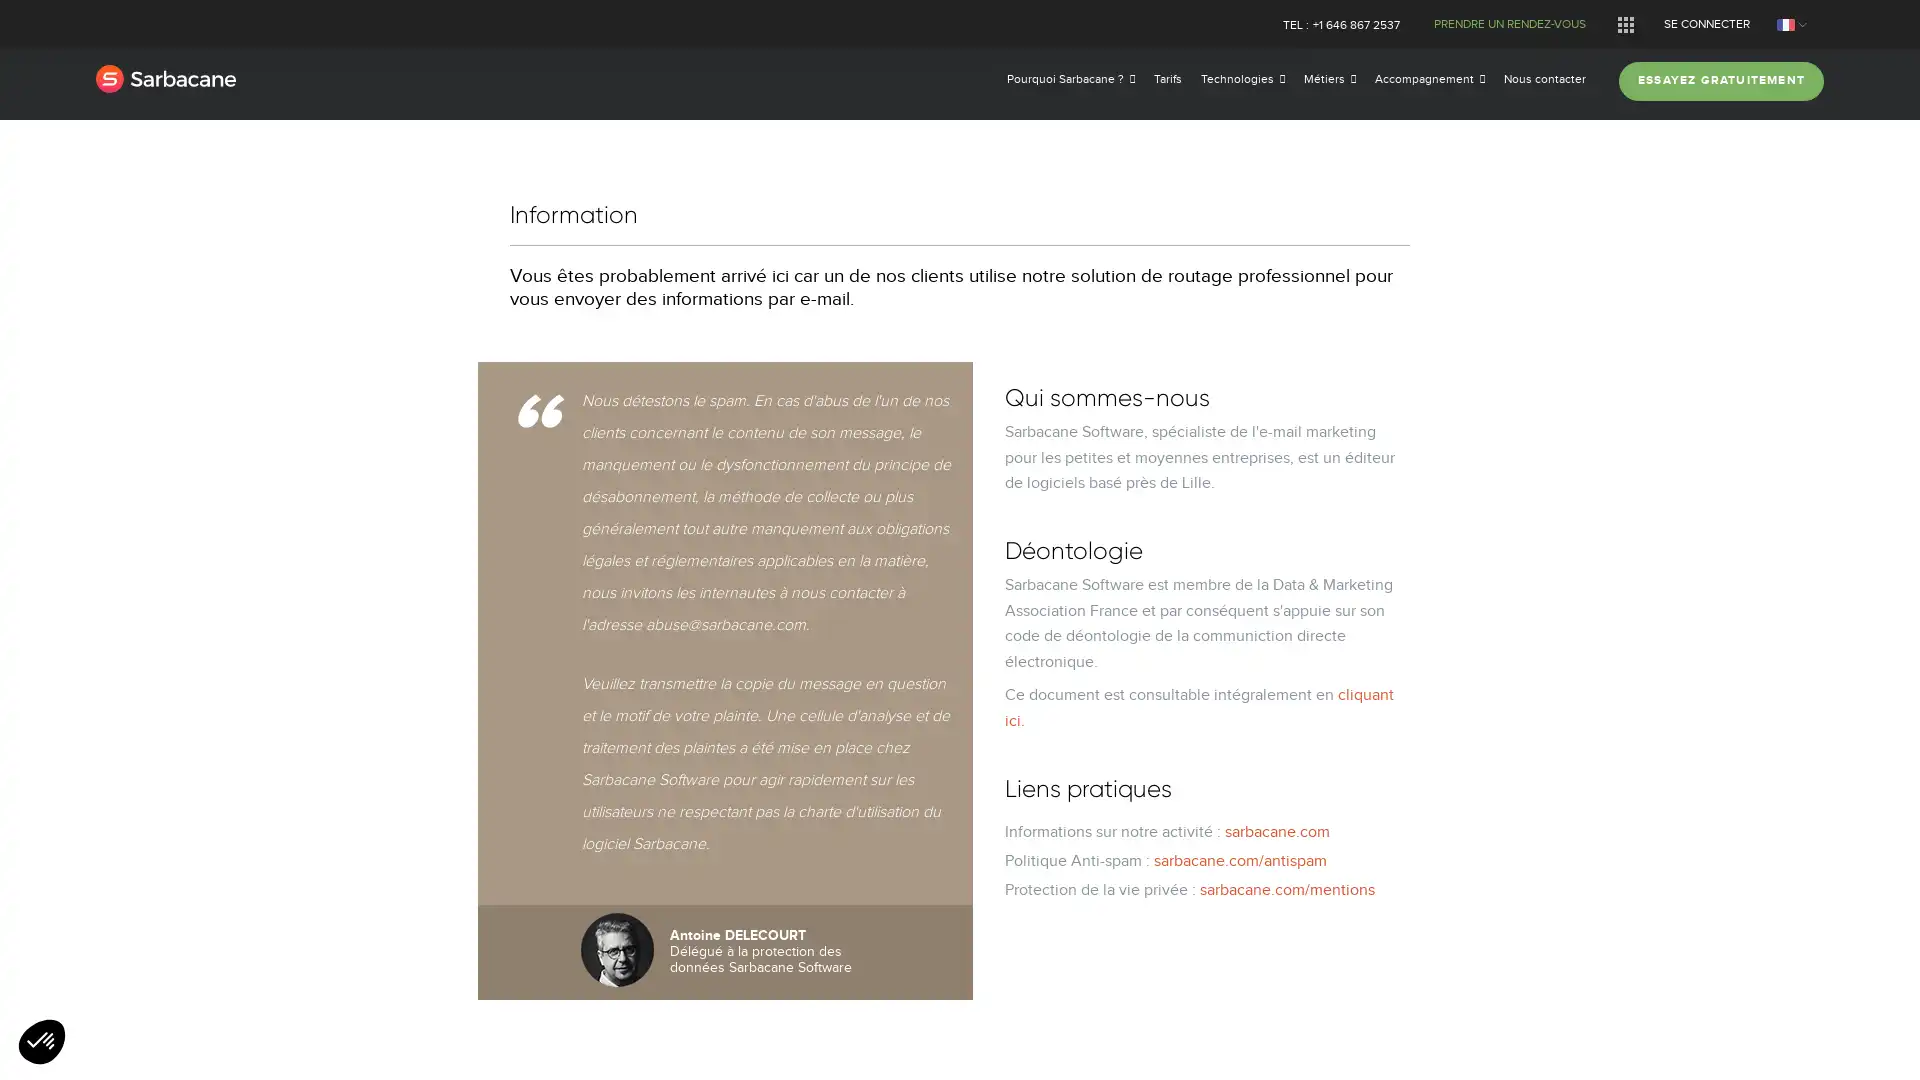 The image size is (1920, 1080). Describe the element at coordinates (1118, 676) in the screenshot. I see `OK pour moi` at that location.